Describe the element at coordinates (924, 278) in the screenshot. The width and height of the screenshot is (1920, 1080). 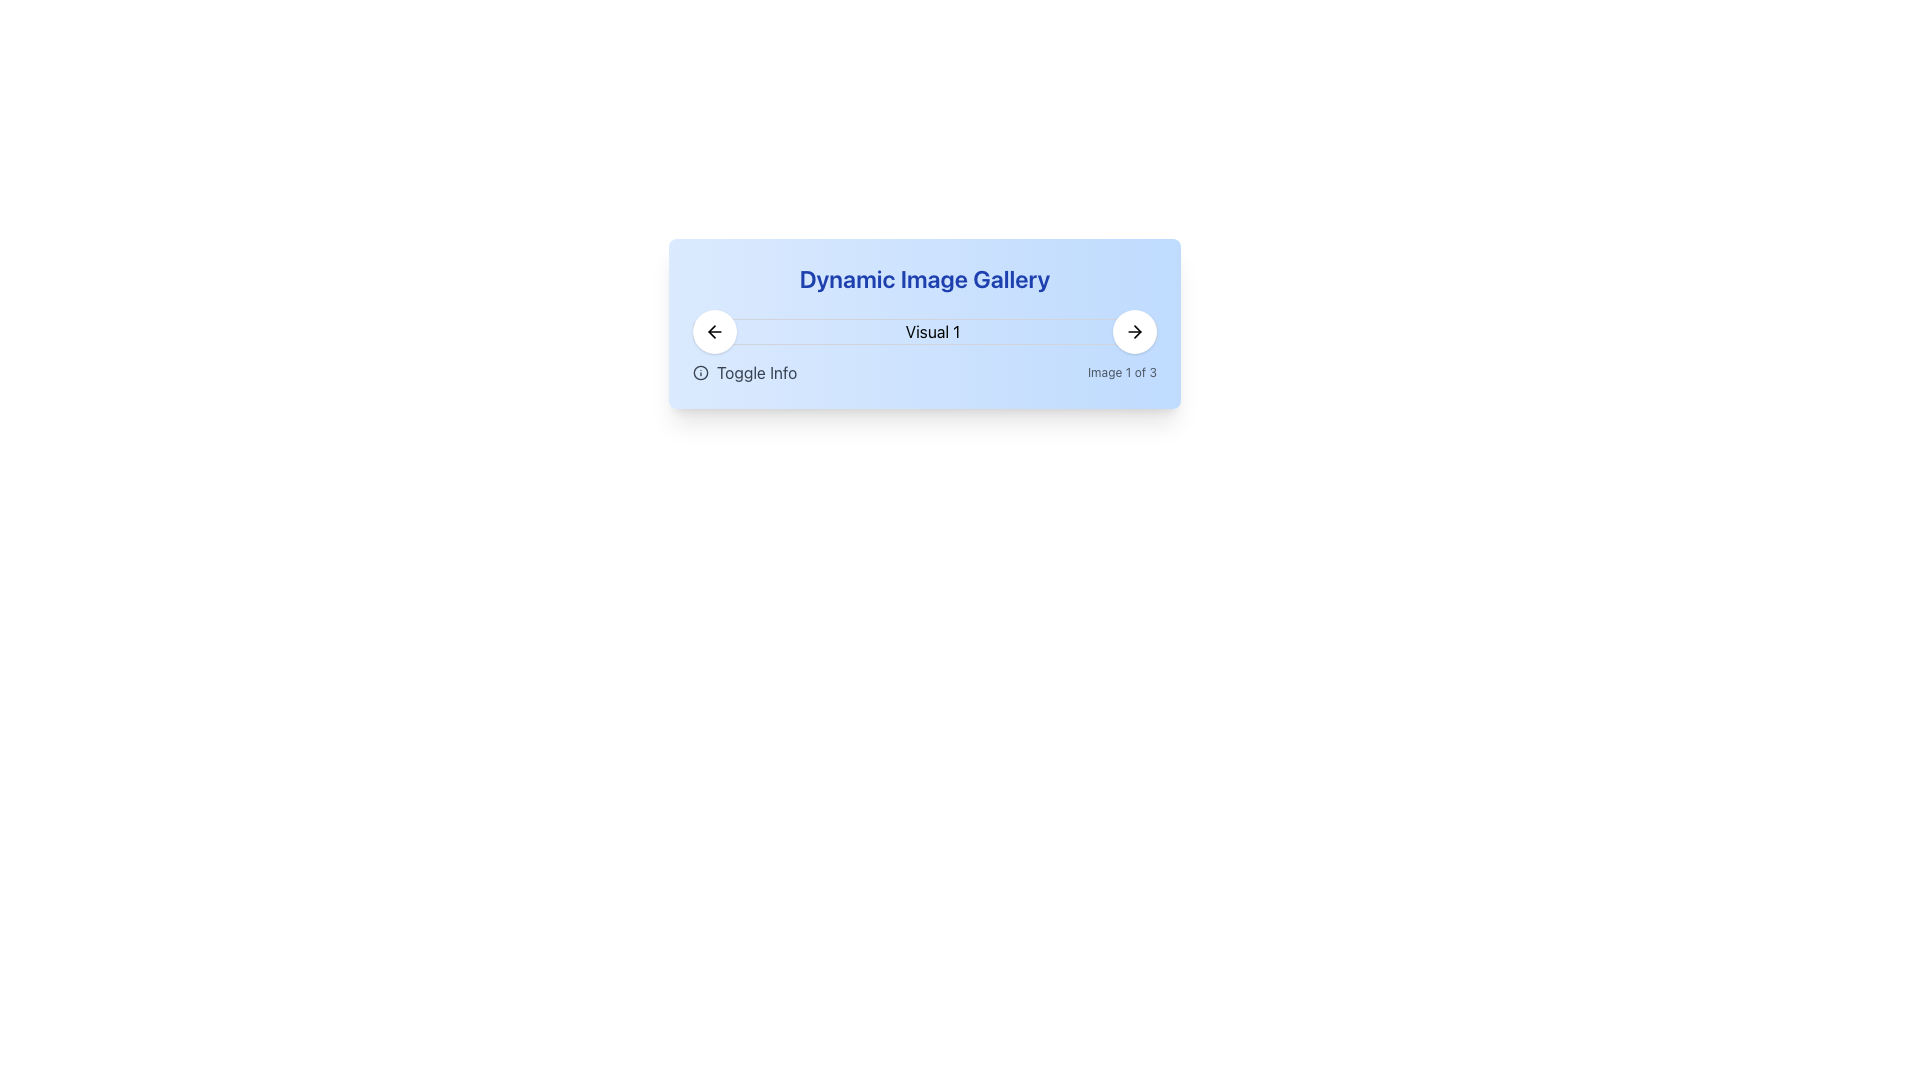
I see `the Text Label displaying 'Dynamic Image Gallery' which is positioned at the top of a rounded gradient background card` at that location.